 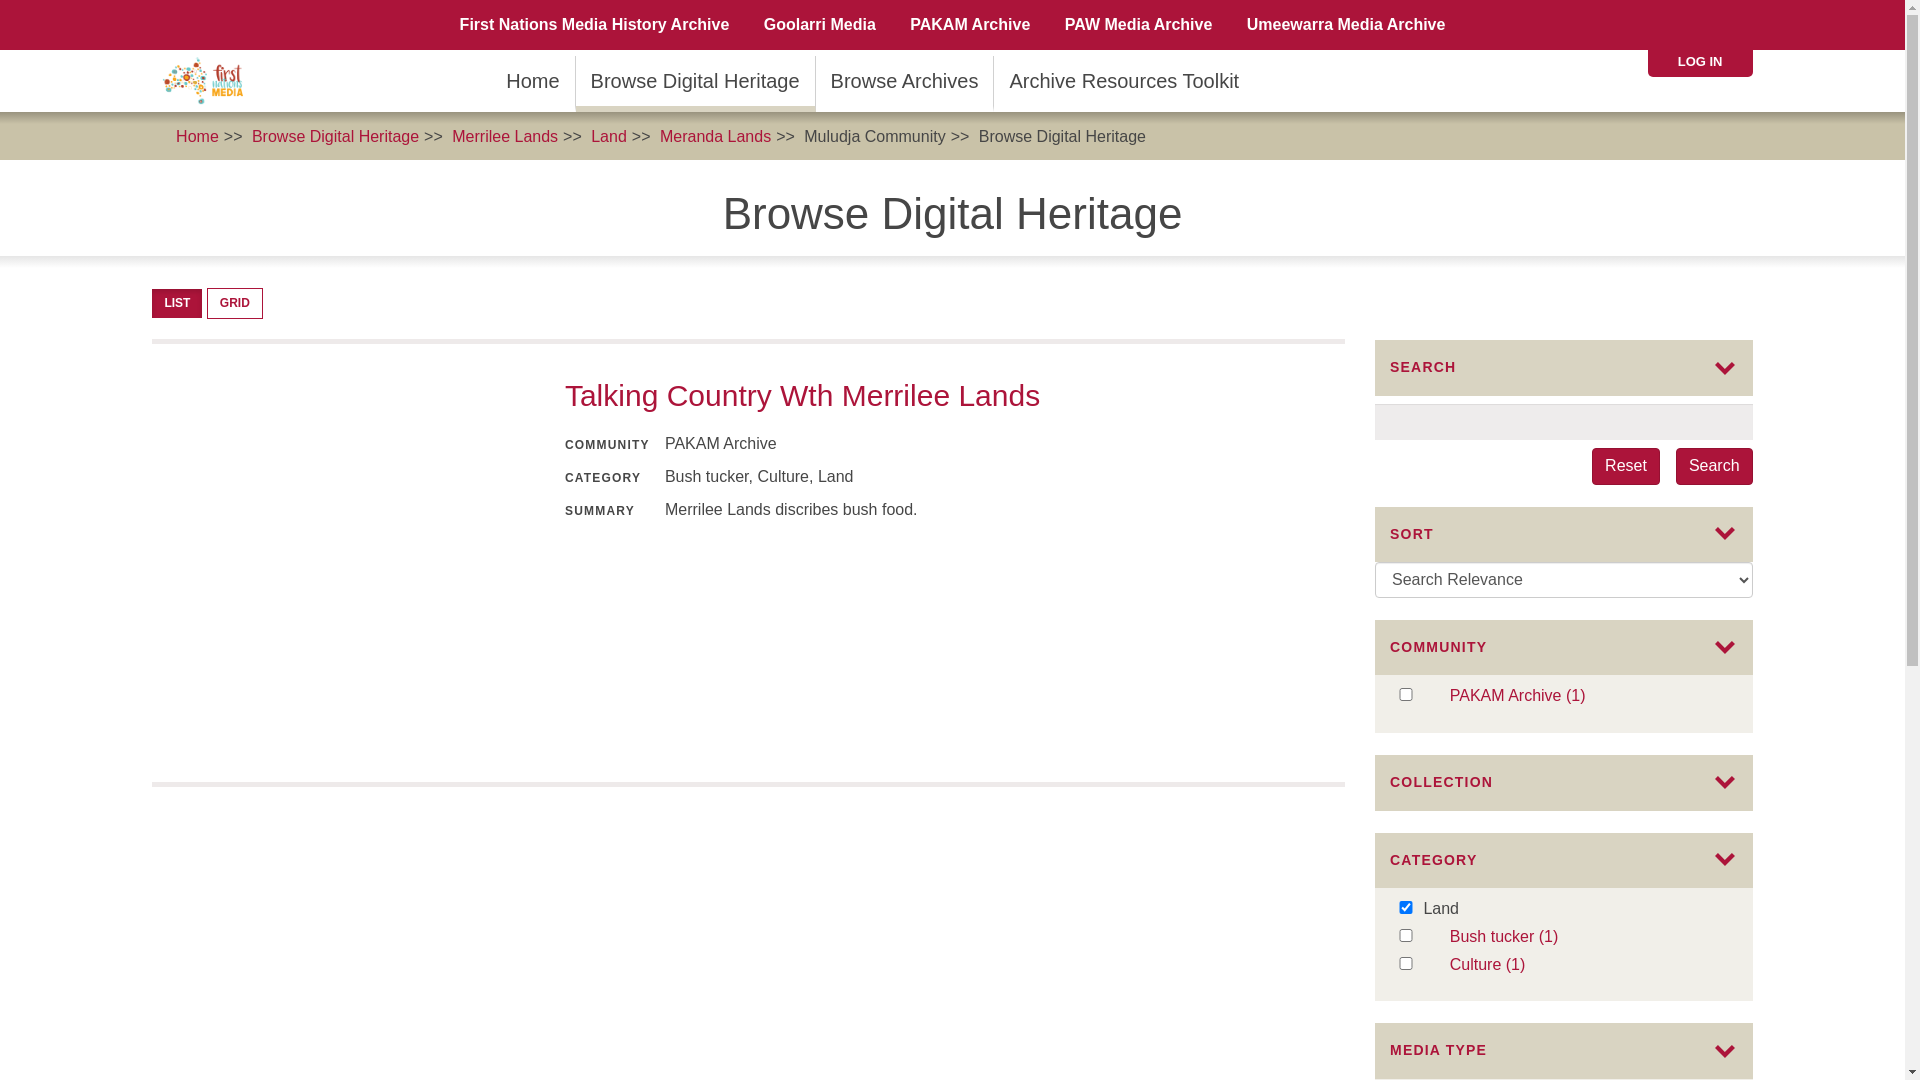 I want to click on 'Archive Resources Toolkit', so click(x=1123, y=80).